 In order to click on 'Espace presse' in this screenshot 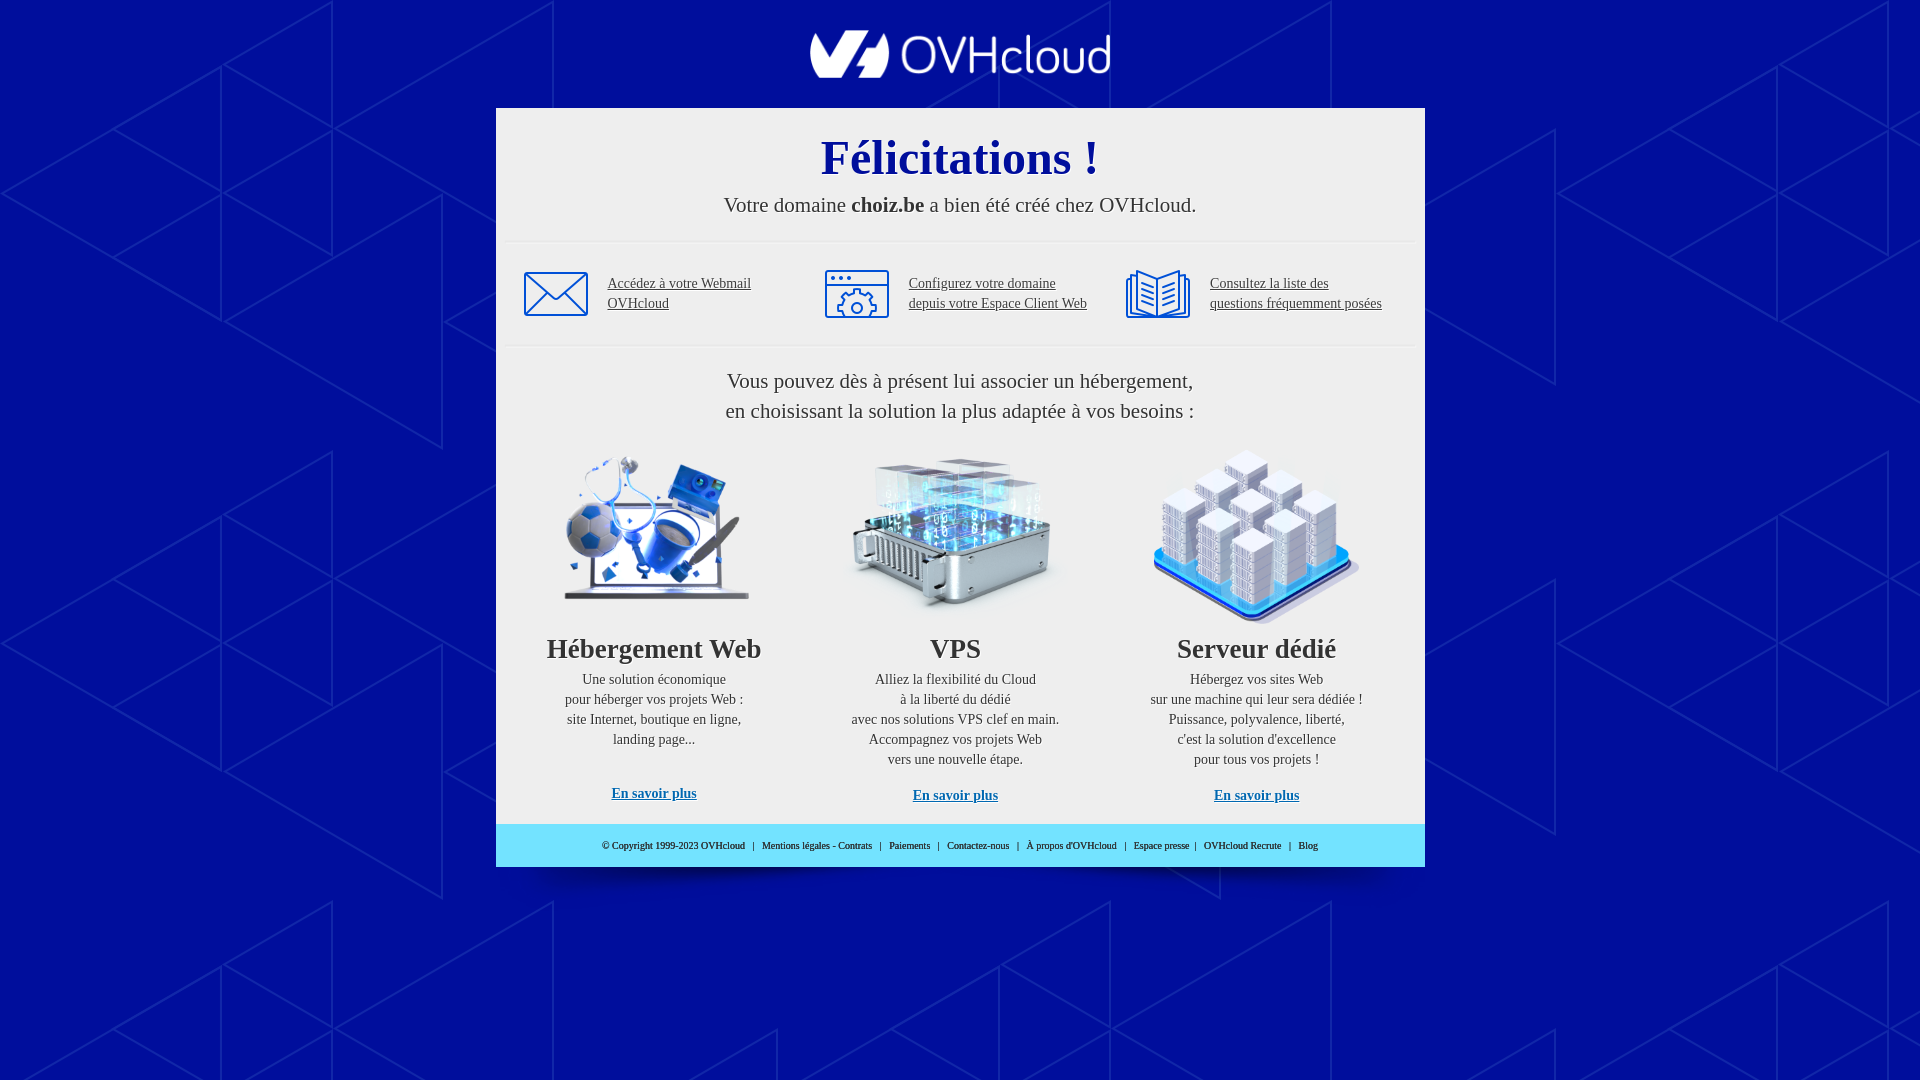, I will do `click(1133, 845)`.